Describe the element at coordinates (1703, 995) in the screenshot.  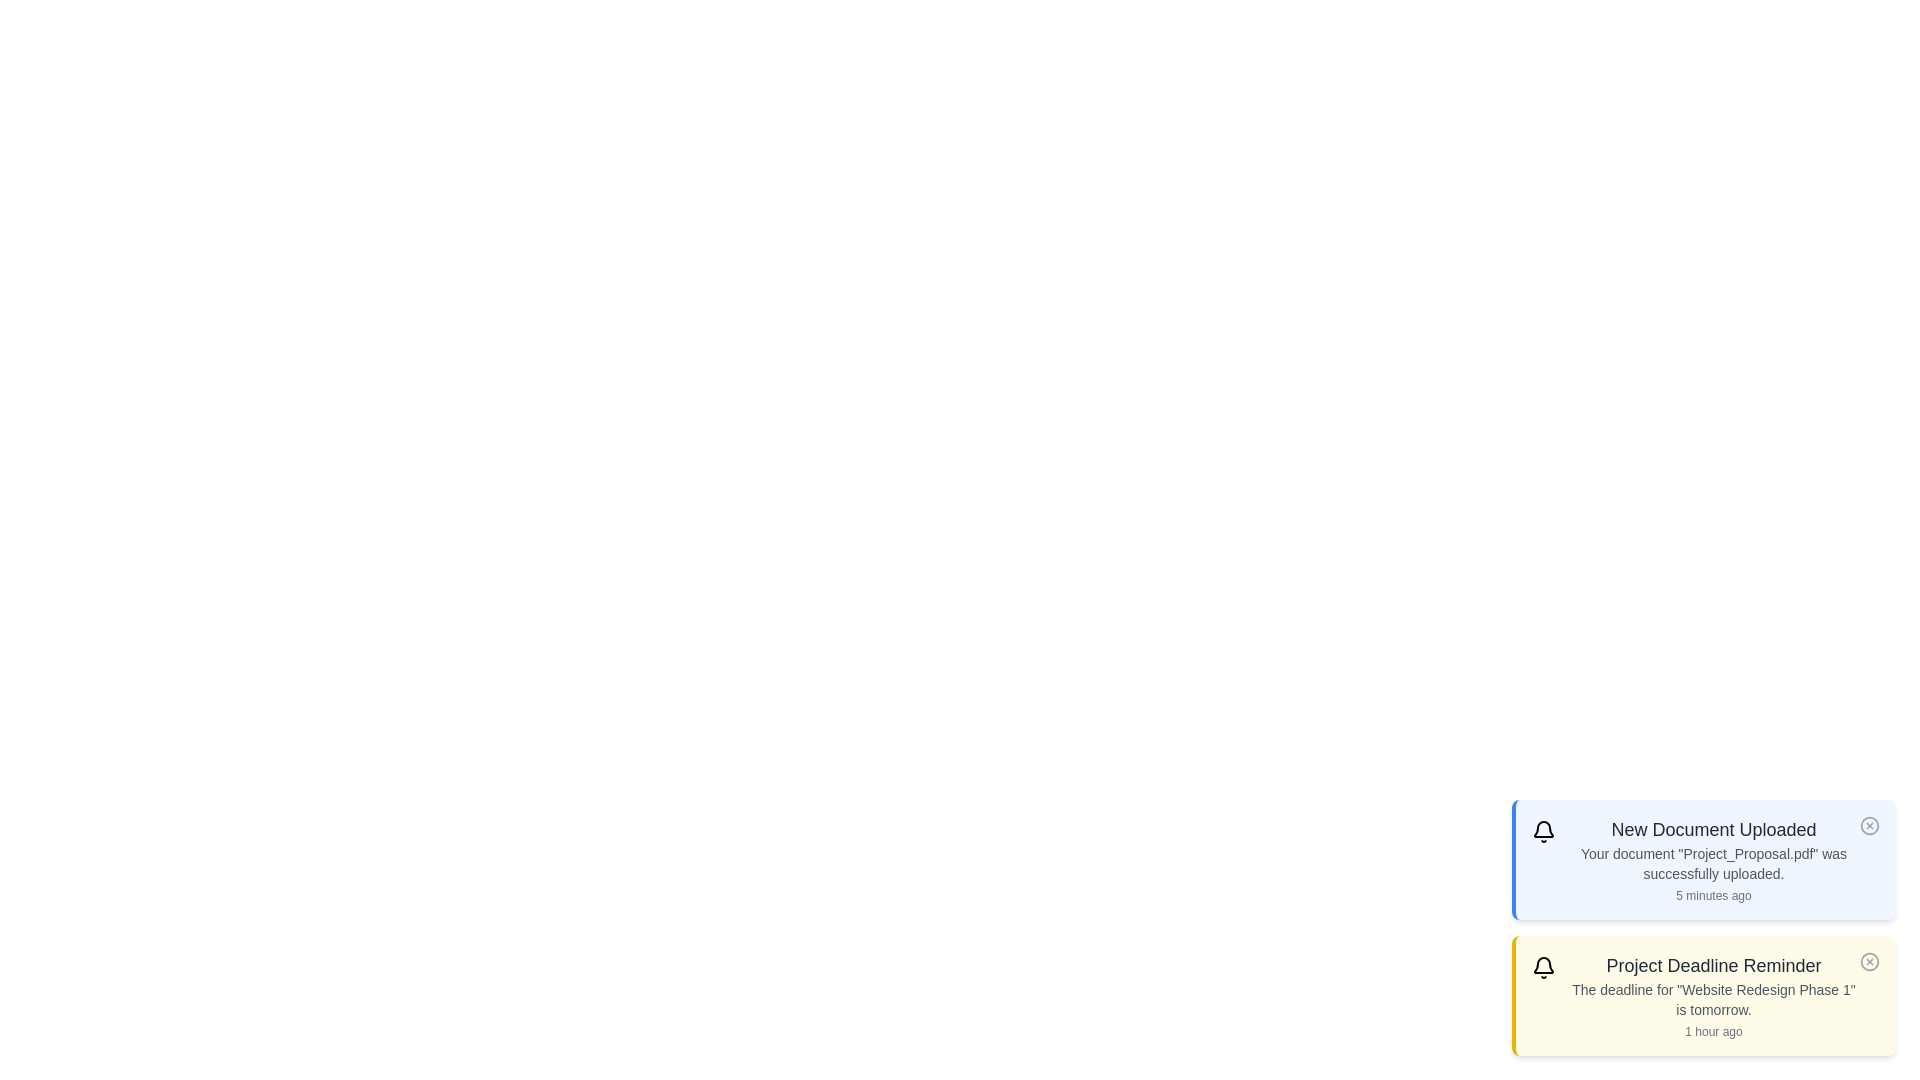
I see `the alert titled 'Project Deadline Reminder' to observe its hover effect` at that location.